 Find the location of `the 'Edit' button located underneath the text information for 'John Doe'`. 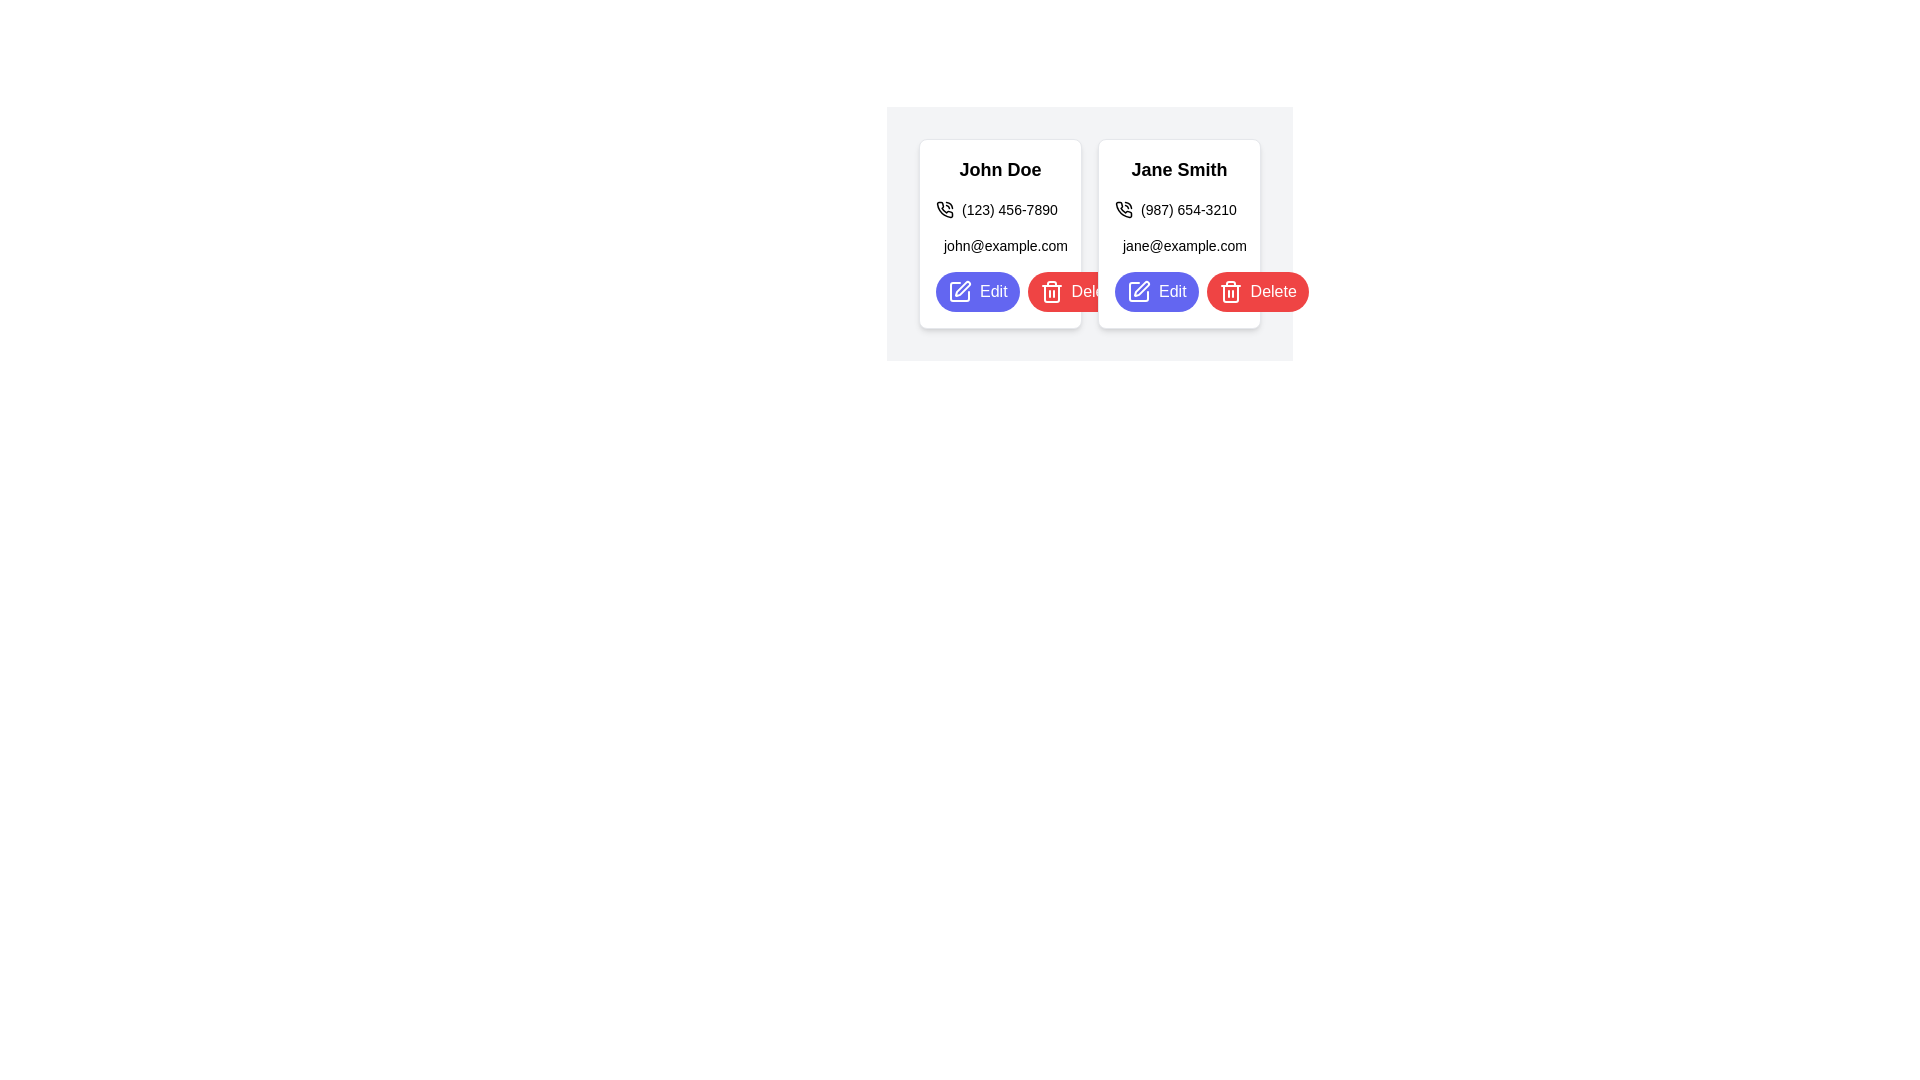

the 'Edit' button located underneath the text information for 'John Doe' is located at coordinates (977, 292).